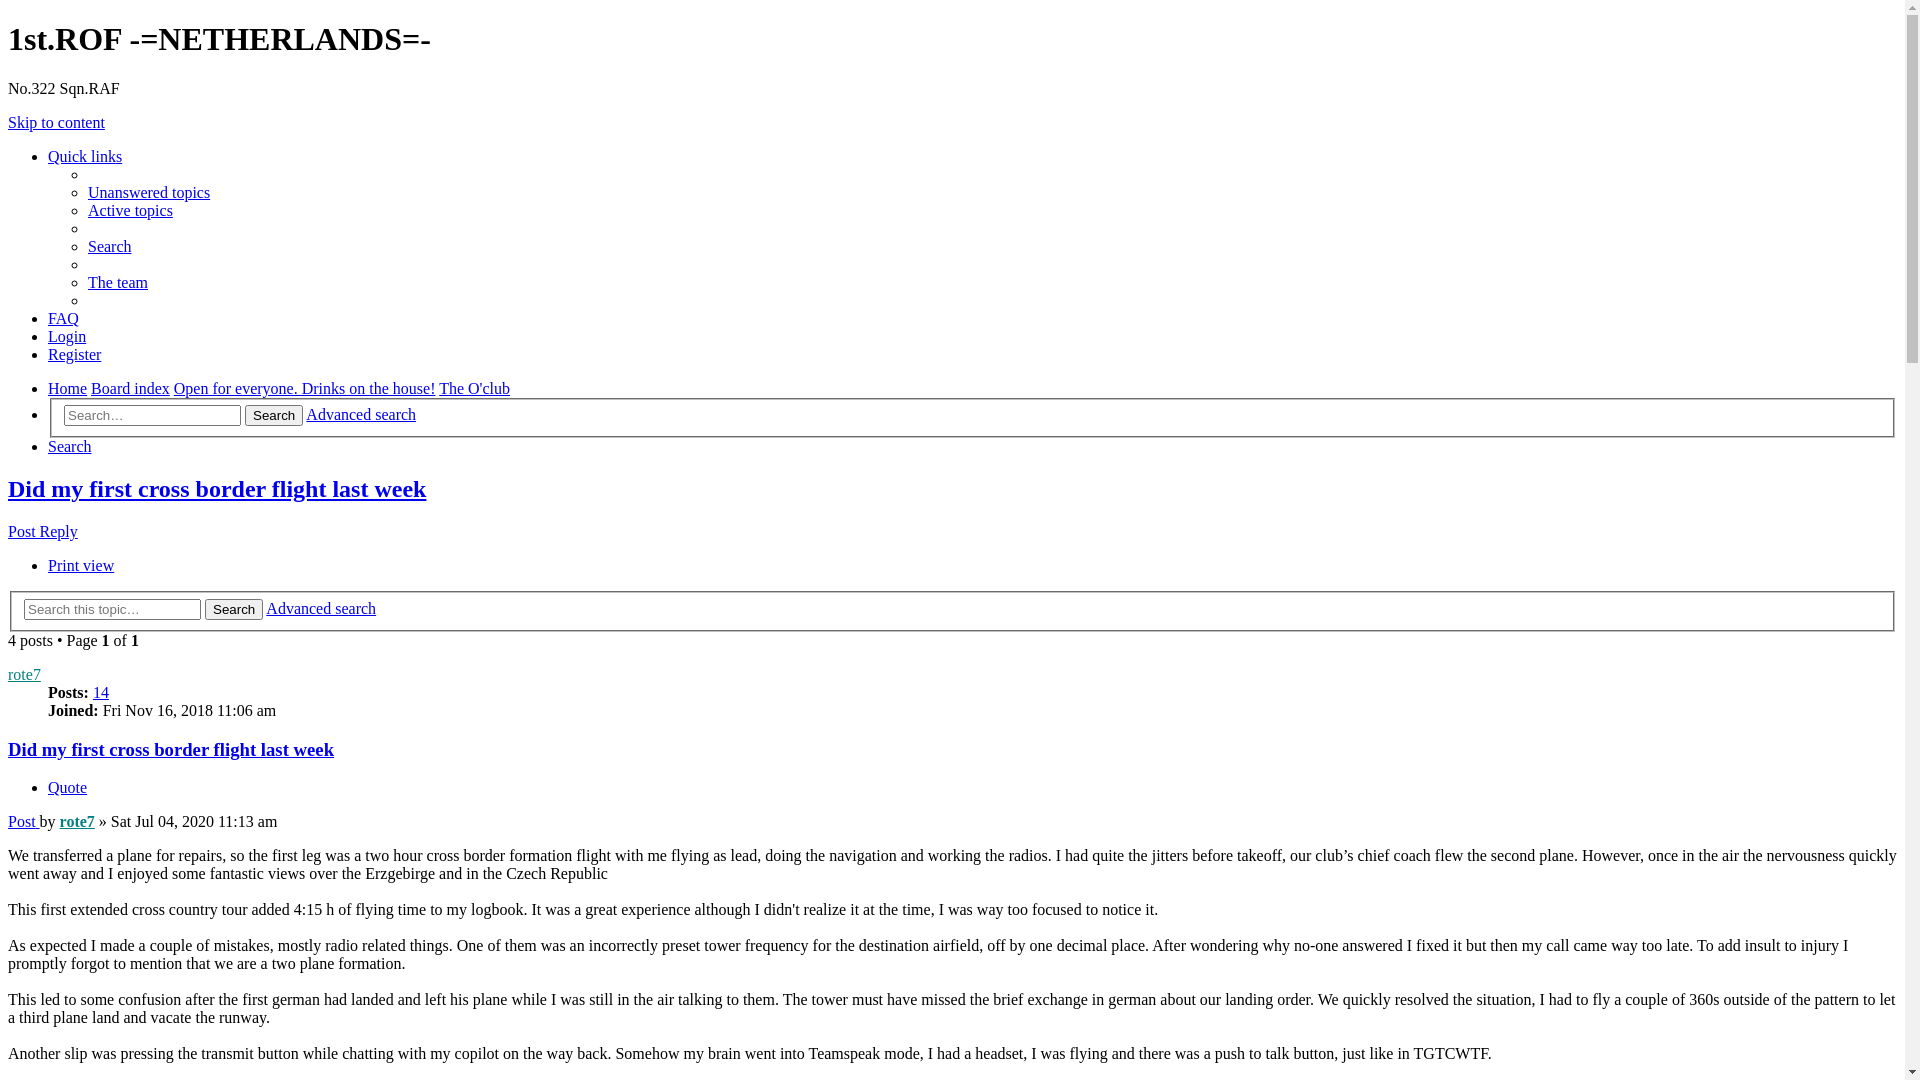 This screenshot has height=1080, width=1920. I want to click on 'Advanced search', so click(321, 607).